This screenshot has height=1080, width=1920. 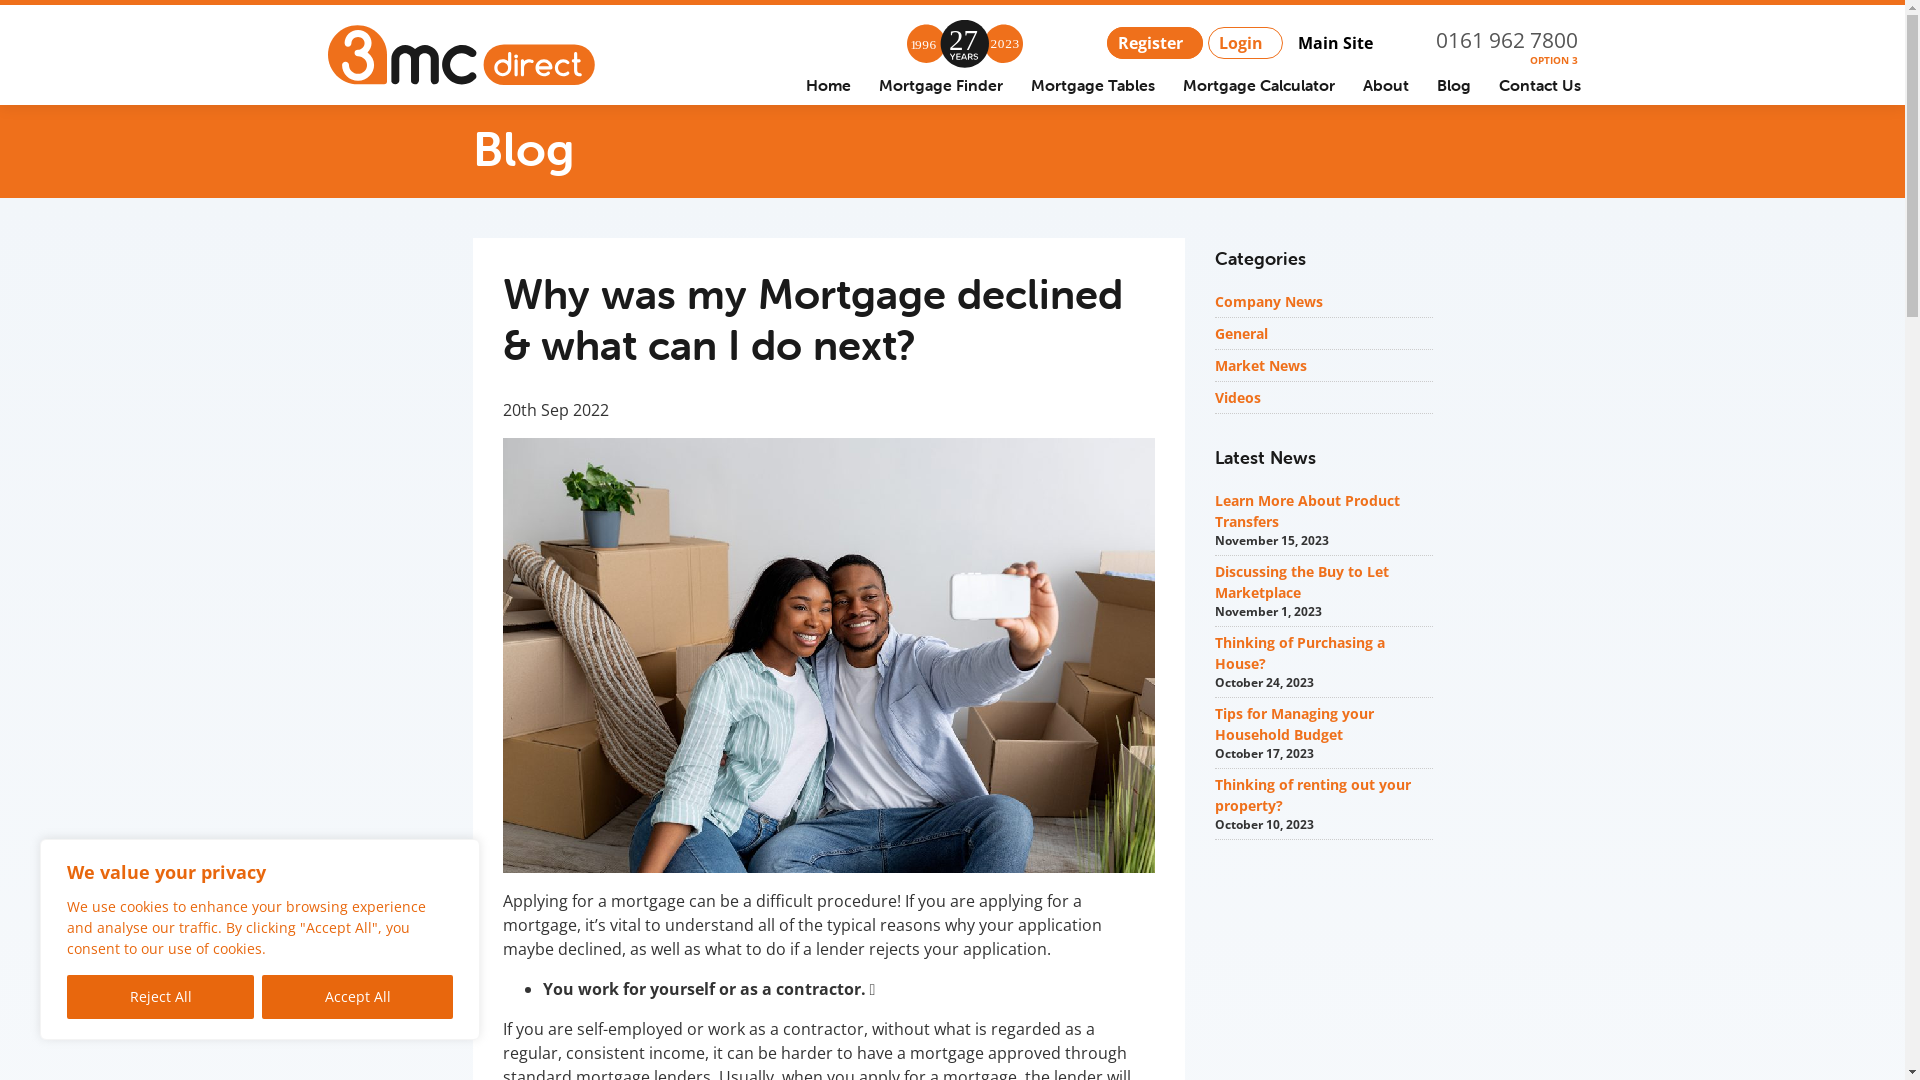 What do you see at coordinates (1213, 582) in the screenshot?
I see `'Discussing the Buy to Let Marketplace'` at bounding box center [1213, 582].